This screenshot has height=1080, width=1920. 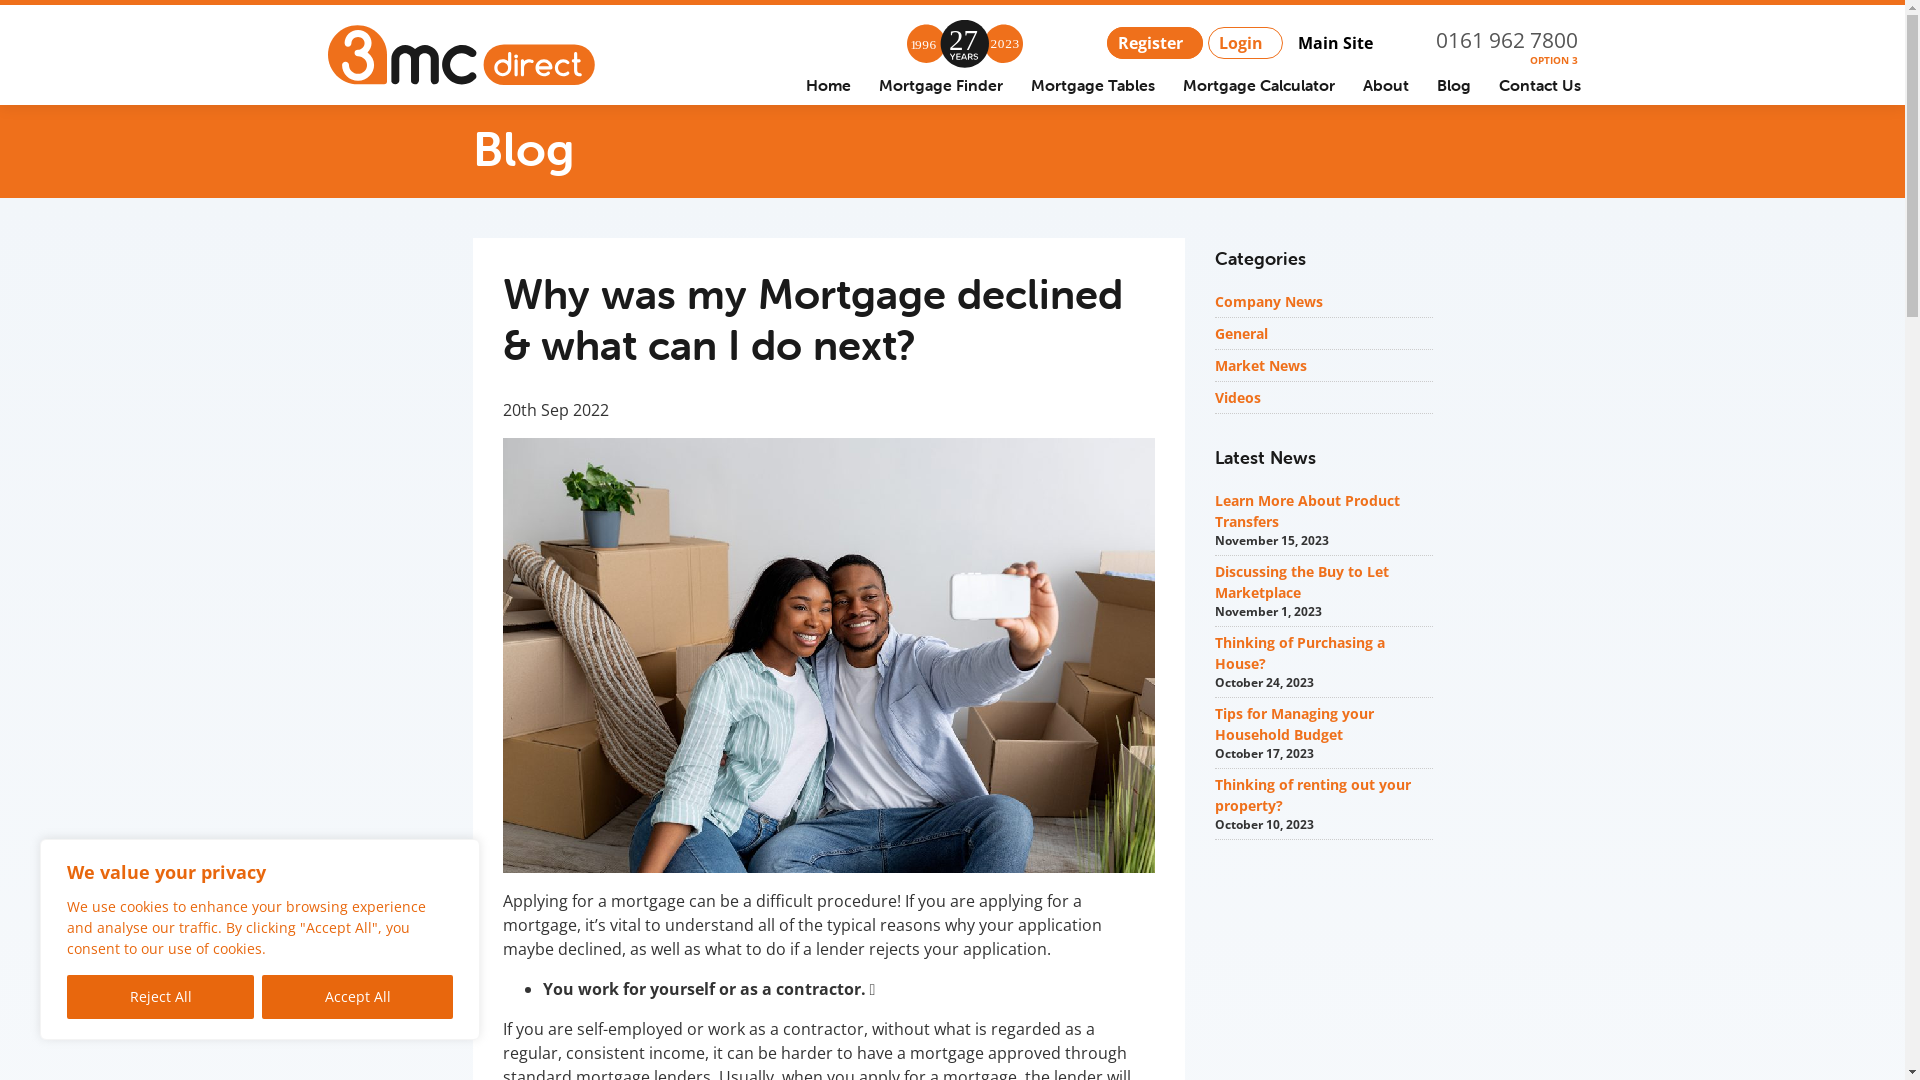 What do you see at coordinates (1213, 582) in the screenshot?
I see `'Discussing the Buy to Let Marketplace'` at bounding box center [1213, 582].